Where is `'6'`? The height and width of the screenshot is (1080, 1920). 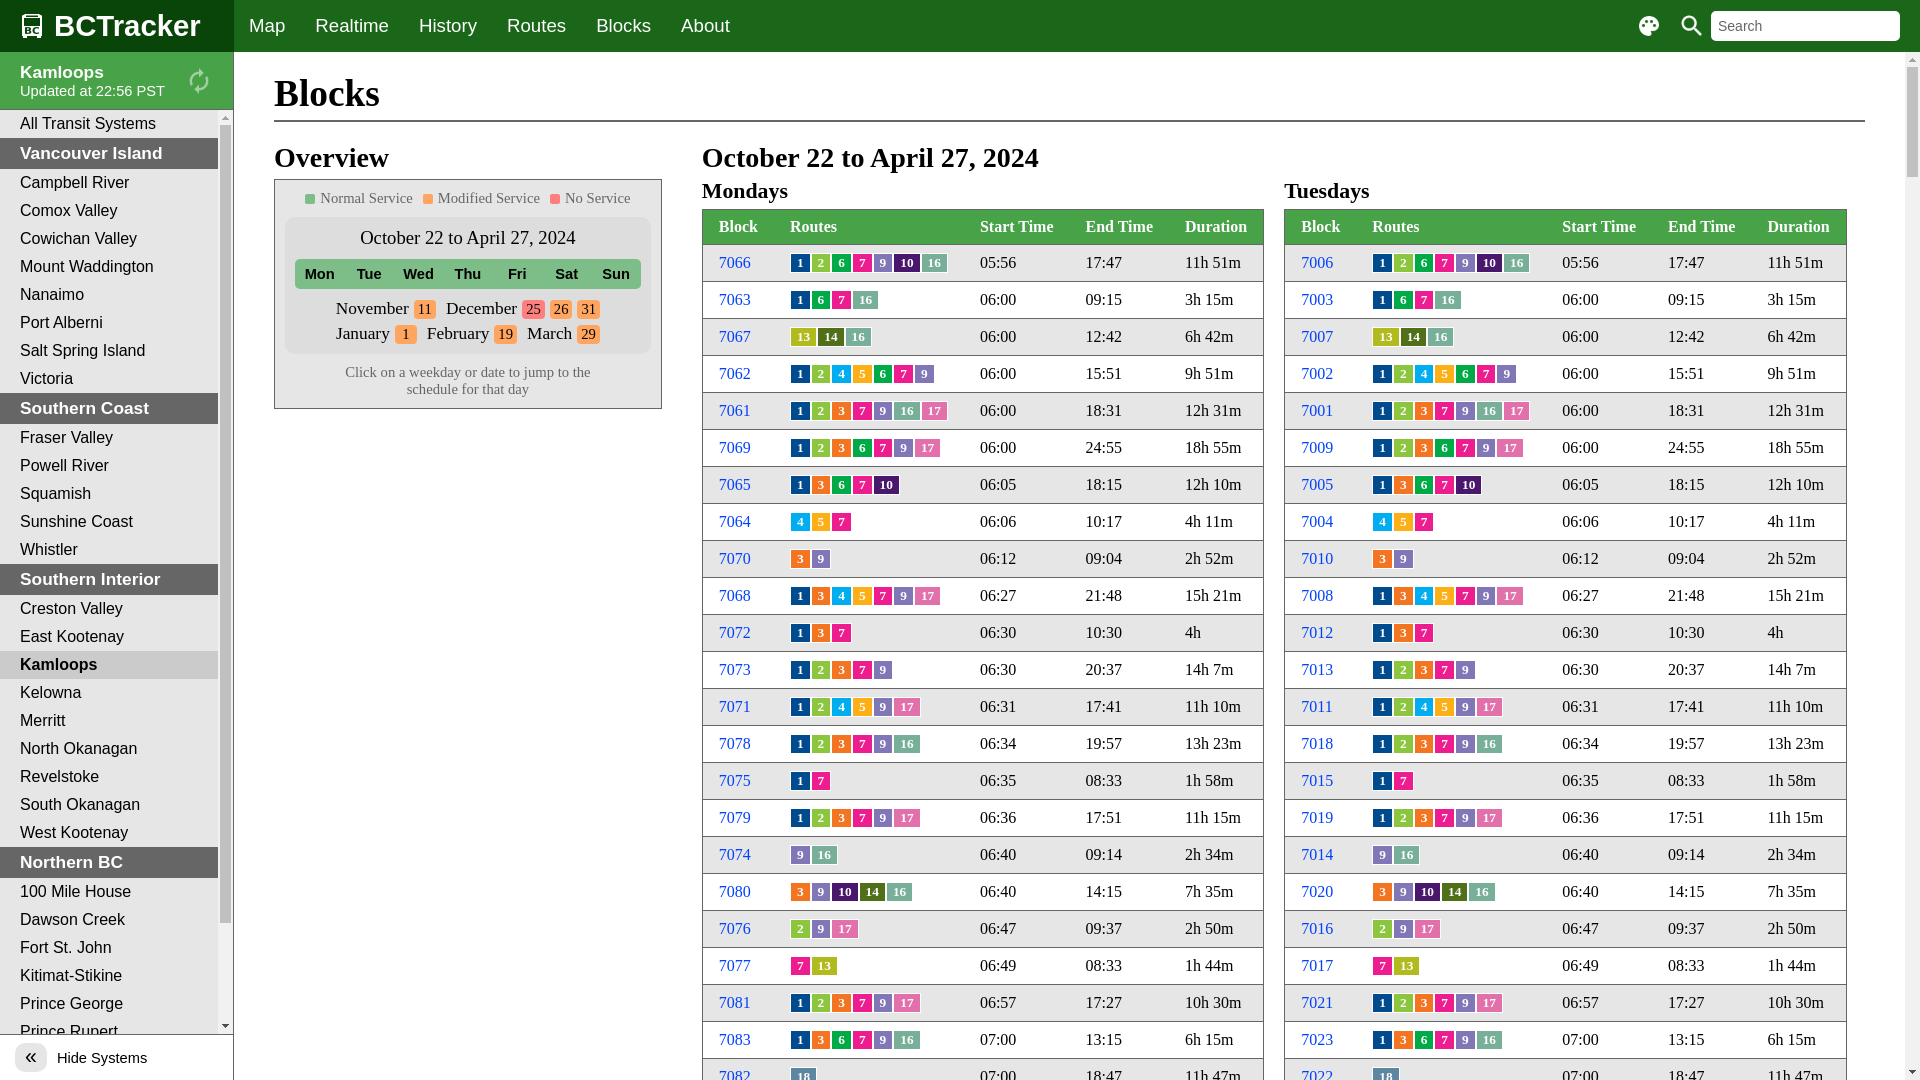
'6' is located at coordinates (1454, 374).